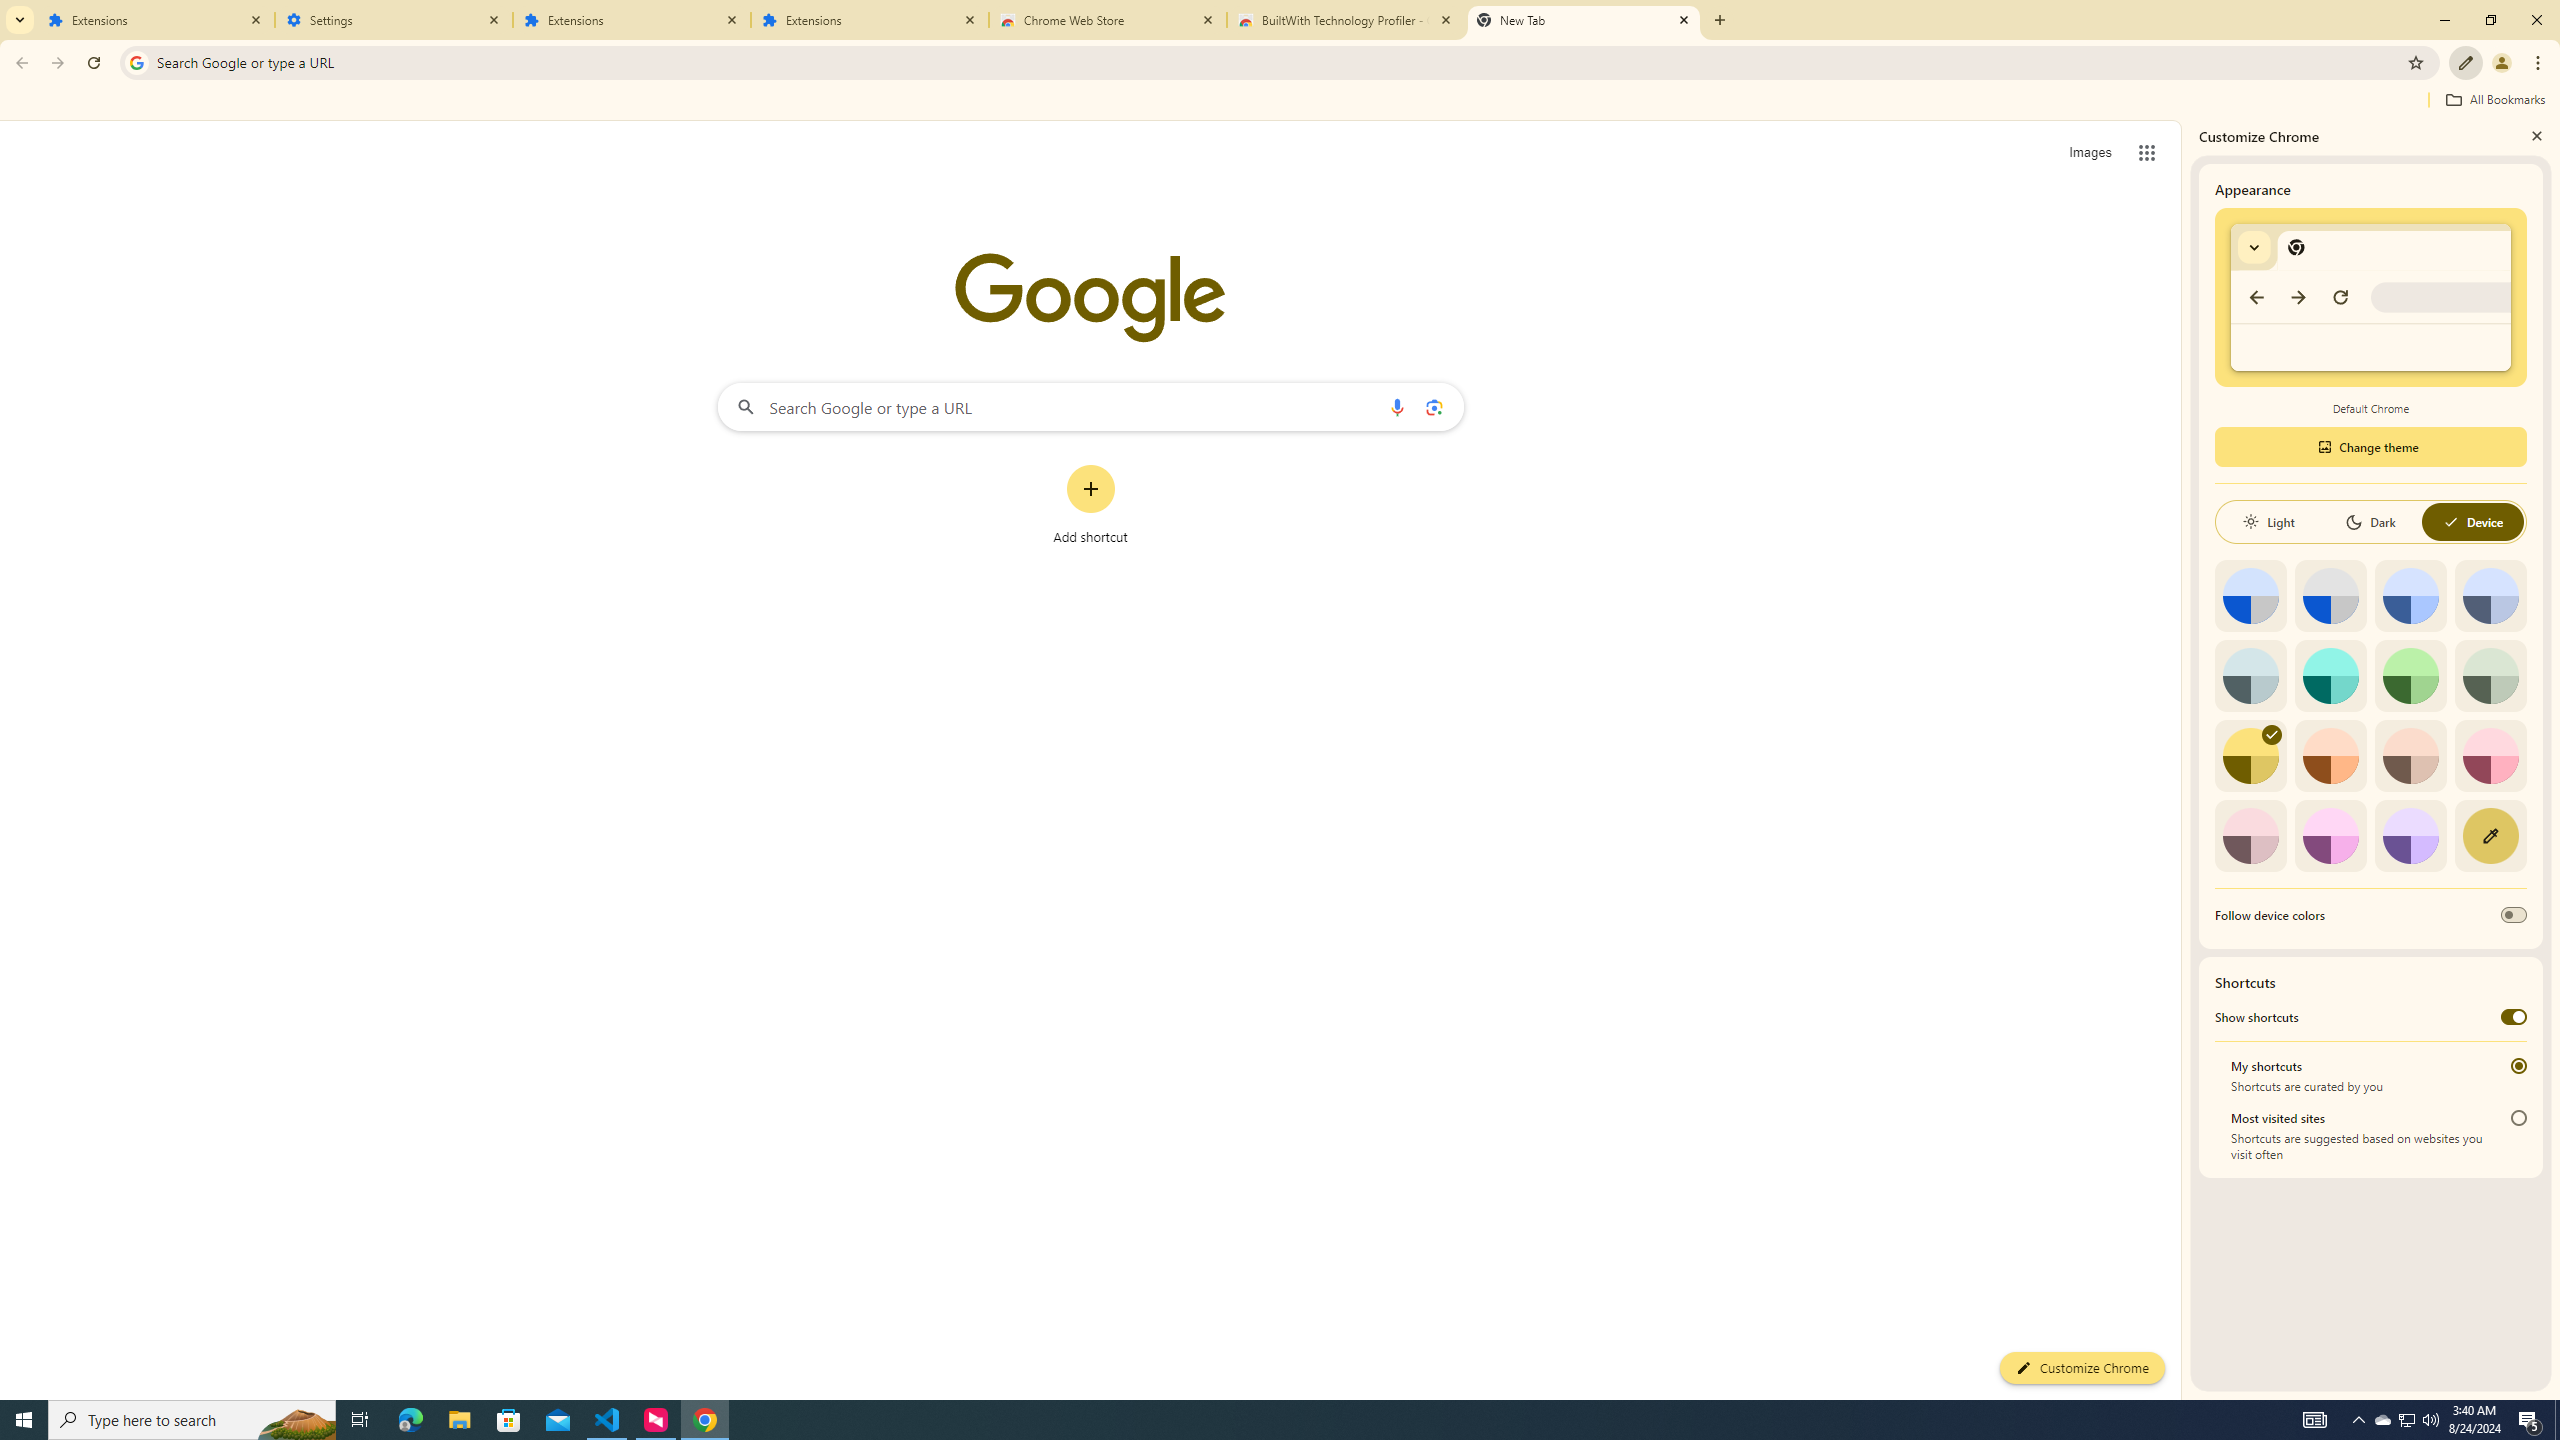 The image size is (2560, 1440). Describe the element at coordinates (2519, 1065) in the screenshot. I see `'My shortcuts'` at that location.